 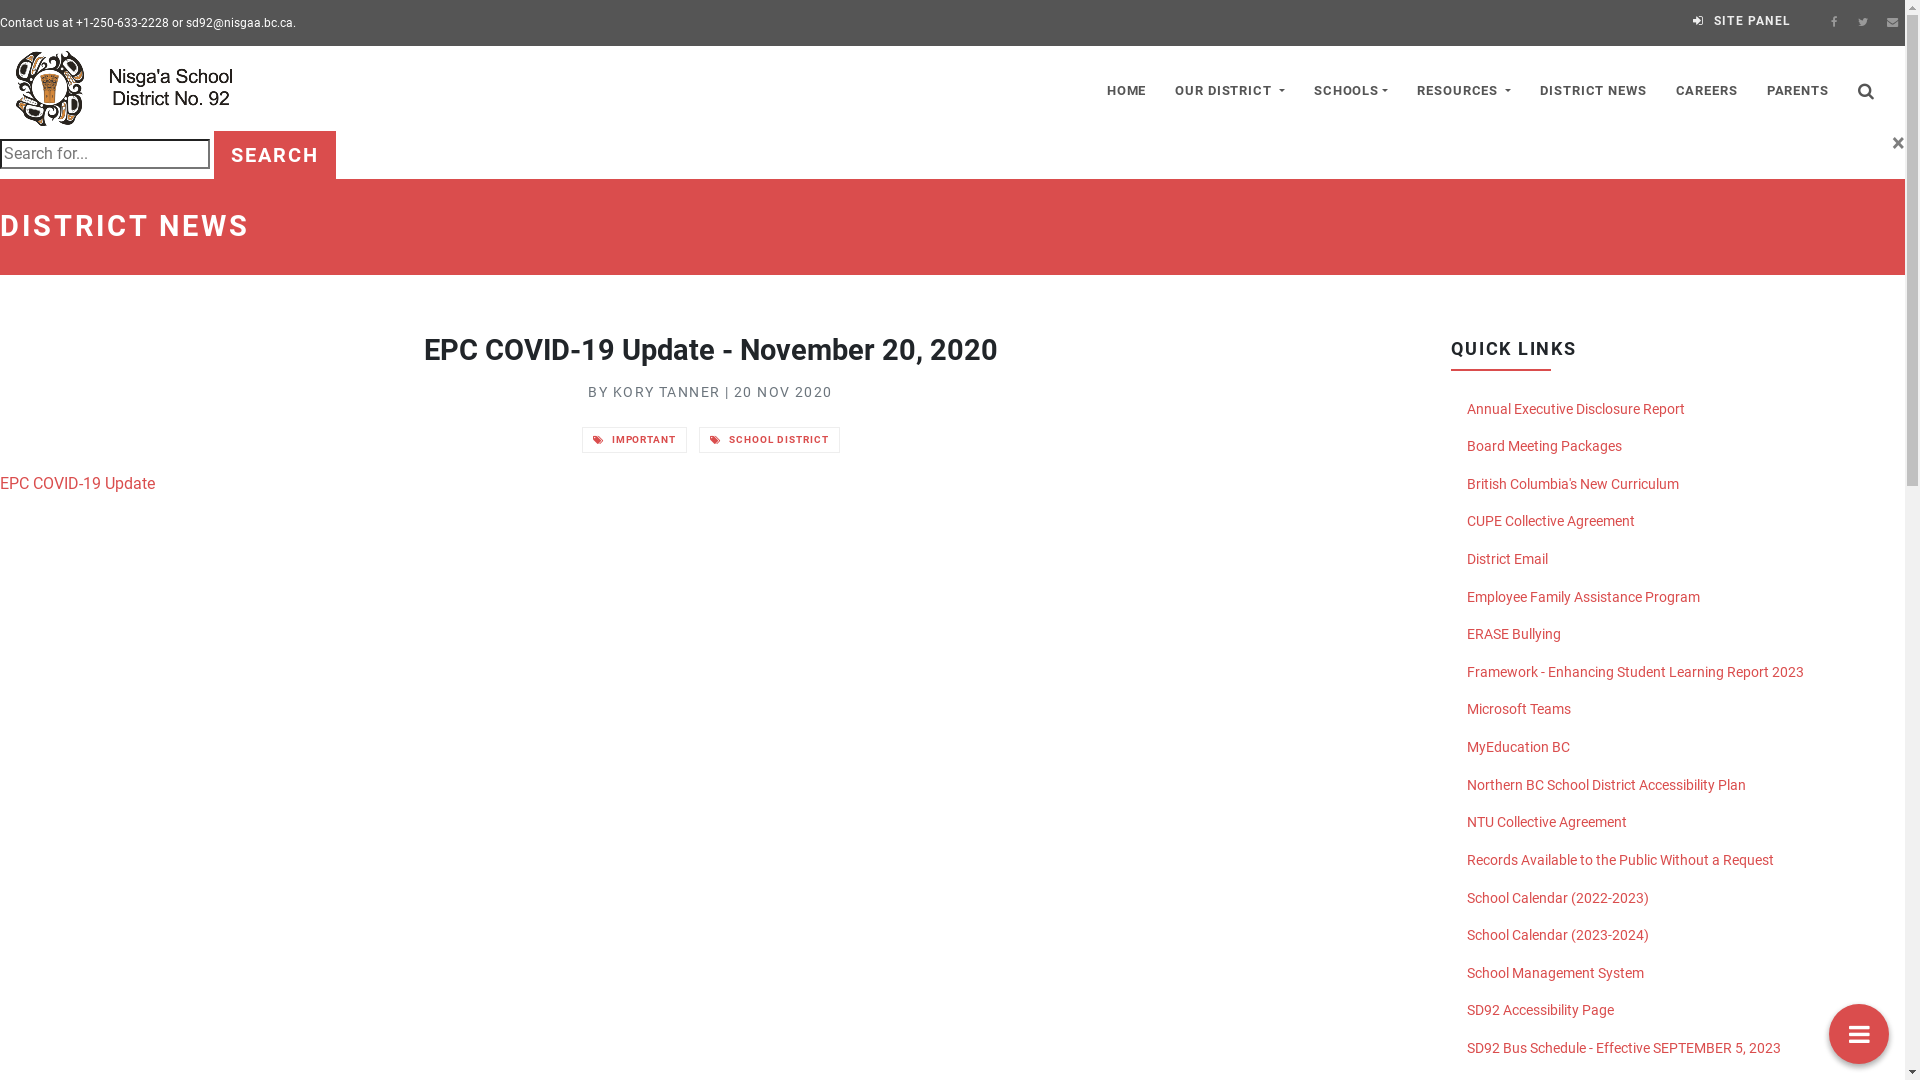 I want to click on 'CAREERS', so click(x=1705, y=87).